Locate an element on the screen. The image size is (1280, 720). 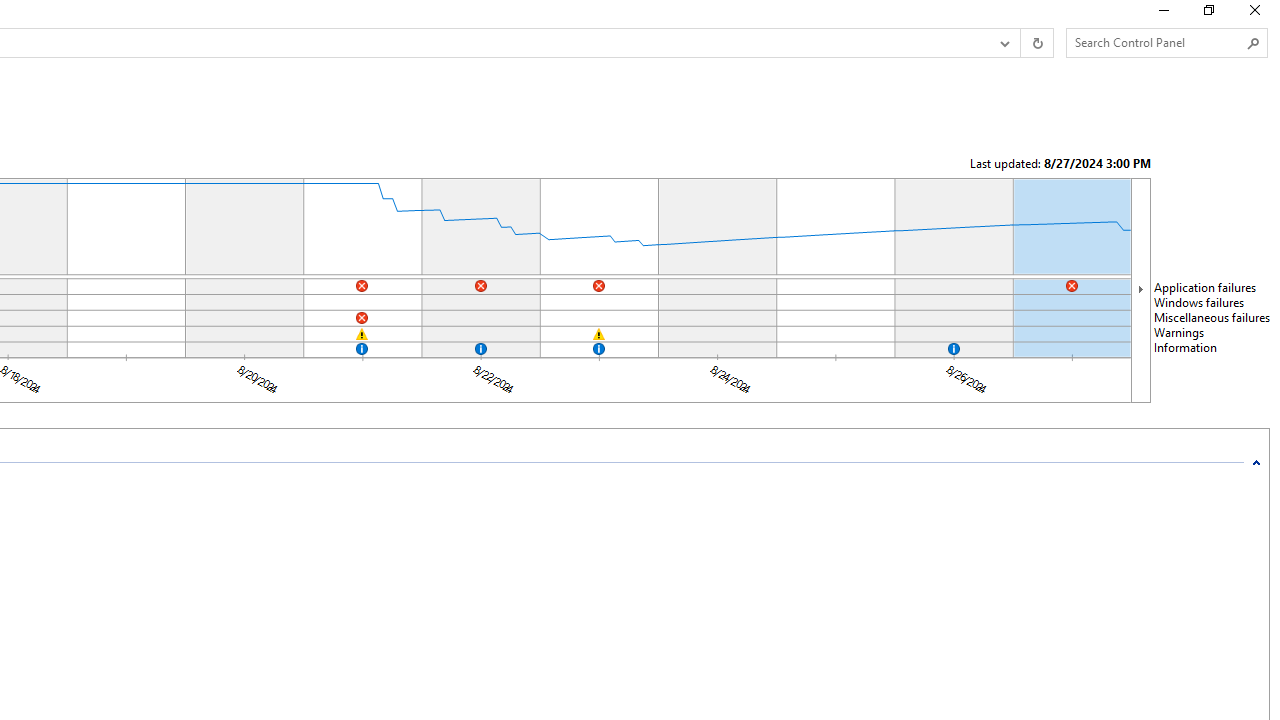
'Minimize' is located at coordinates (1162, 15).